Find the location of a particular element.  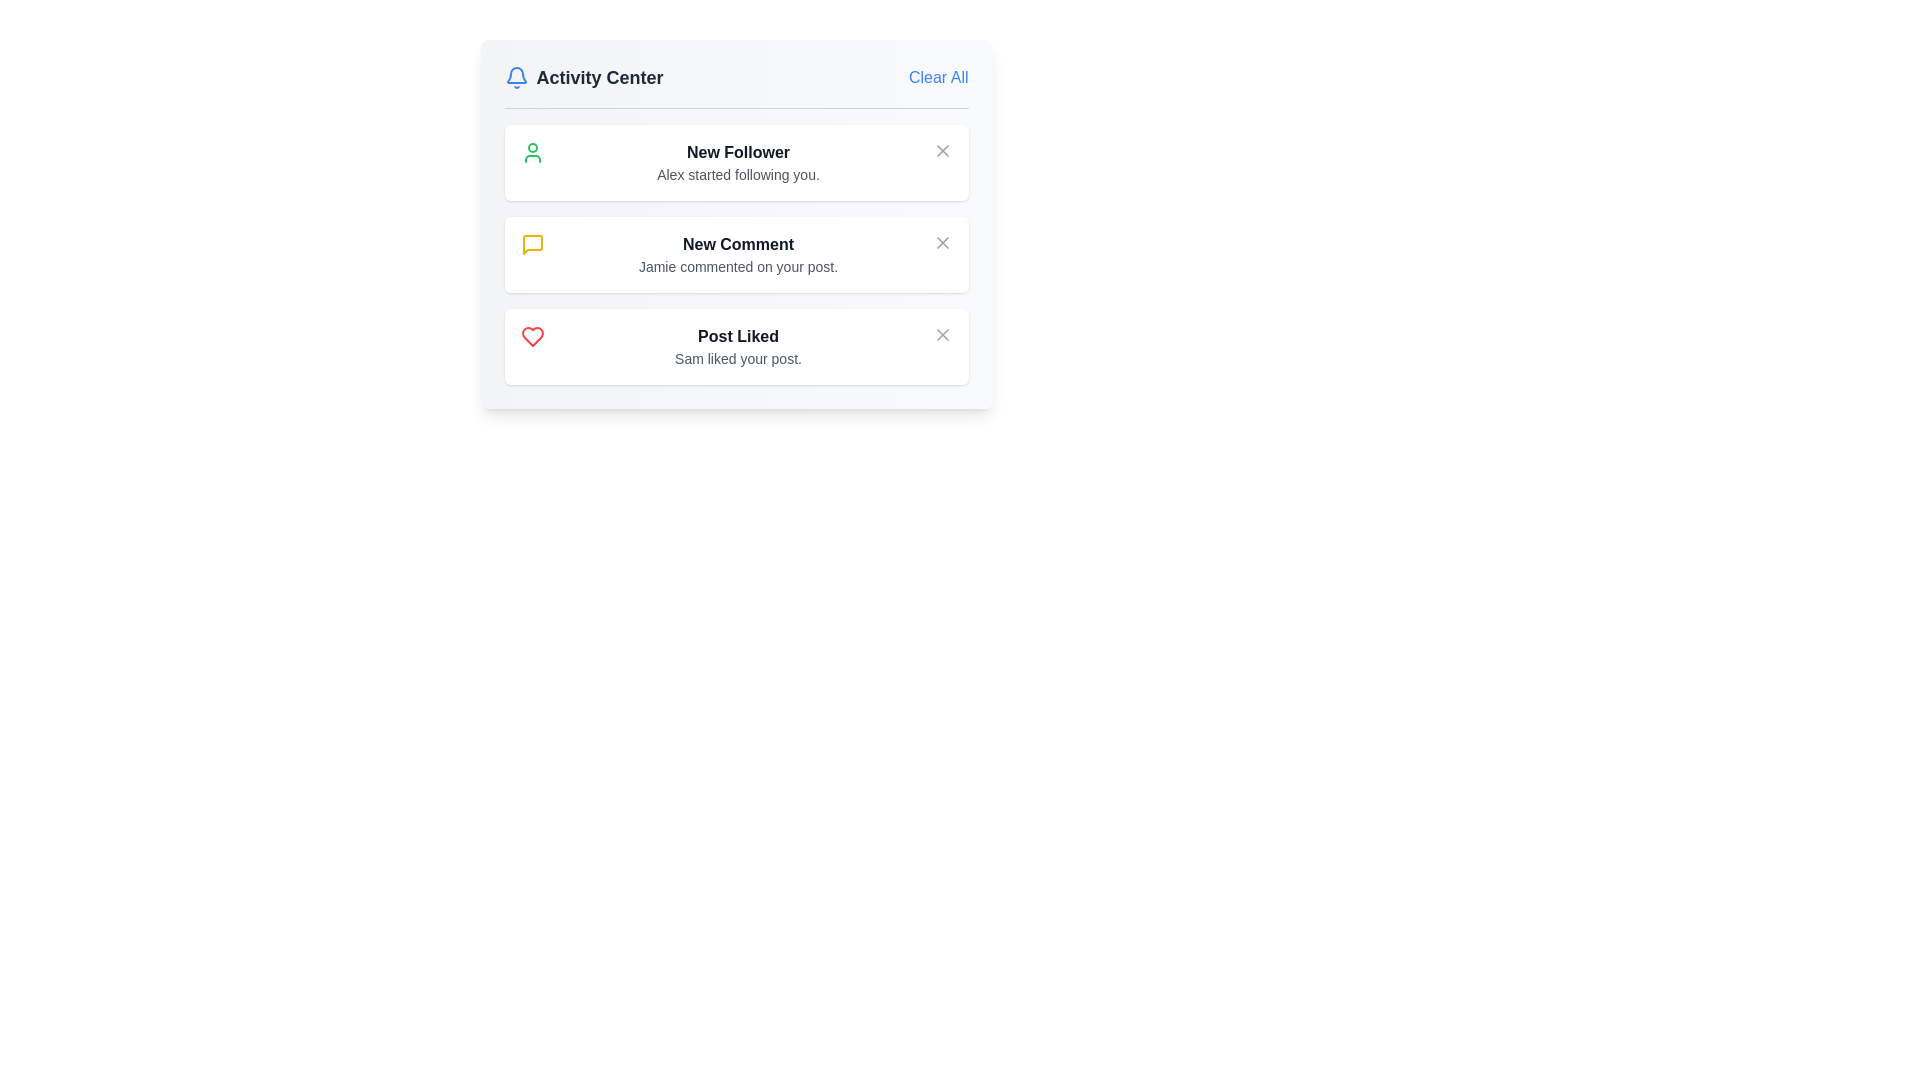

the Notification panel, which displays recent user-related activities such as followers, comments, and likes is located at coordinates (735, 224).